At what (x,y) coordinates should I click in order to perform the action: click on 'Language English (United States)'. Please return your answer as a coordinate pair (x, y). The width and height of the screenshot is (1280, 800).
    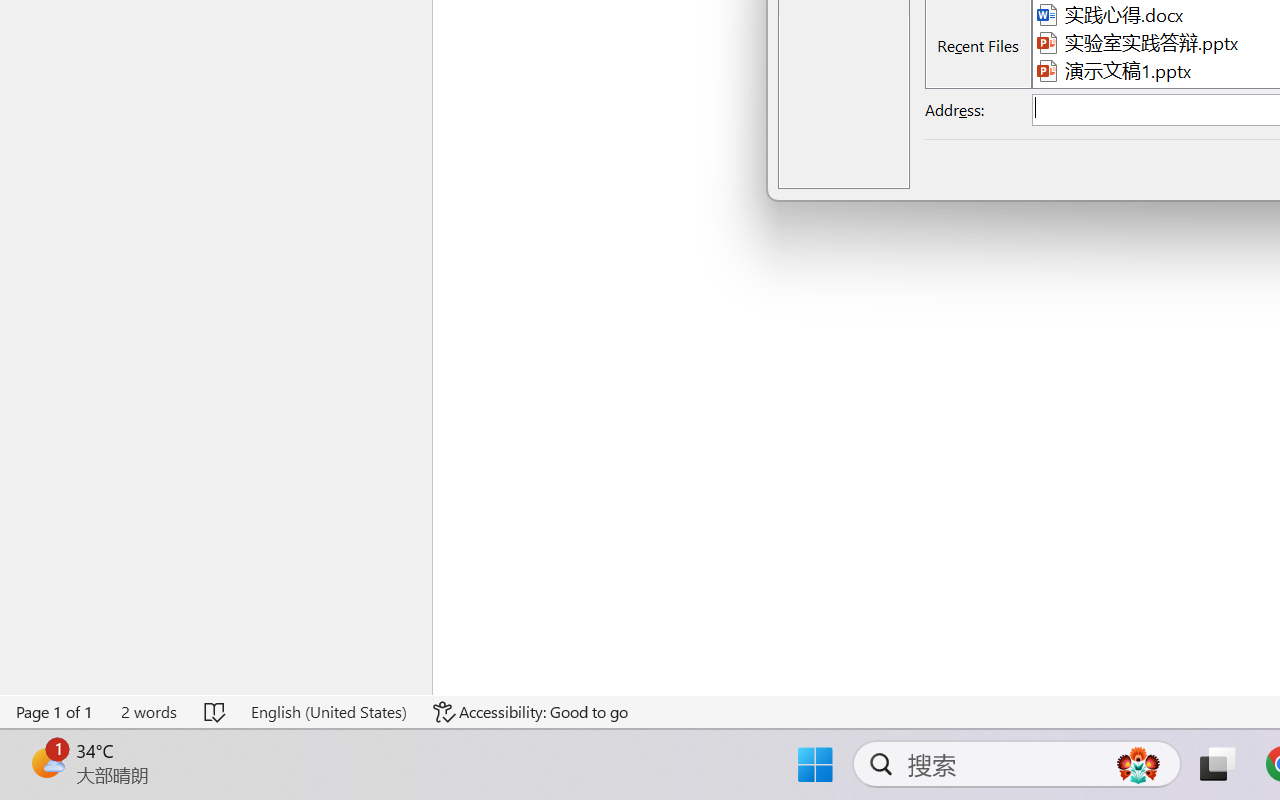
    Looking at the image, I should click on (328, 711).